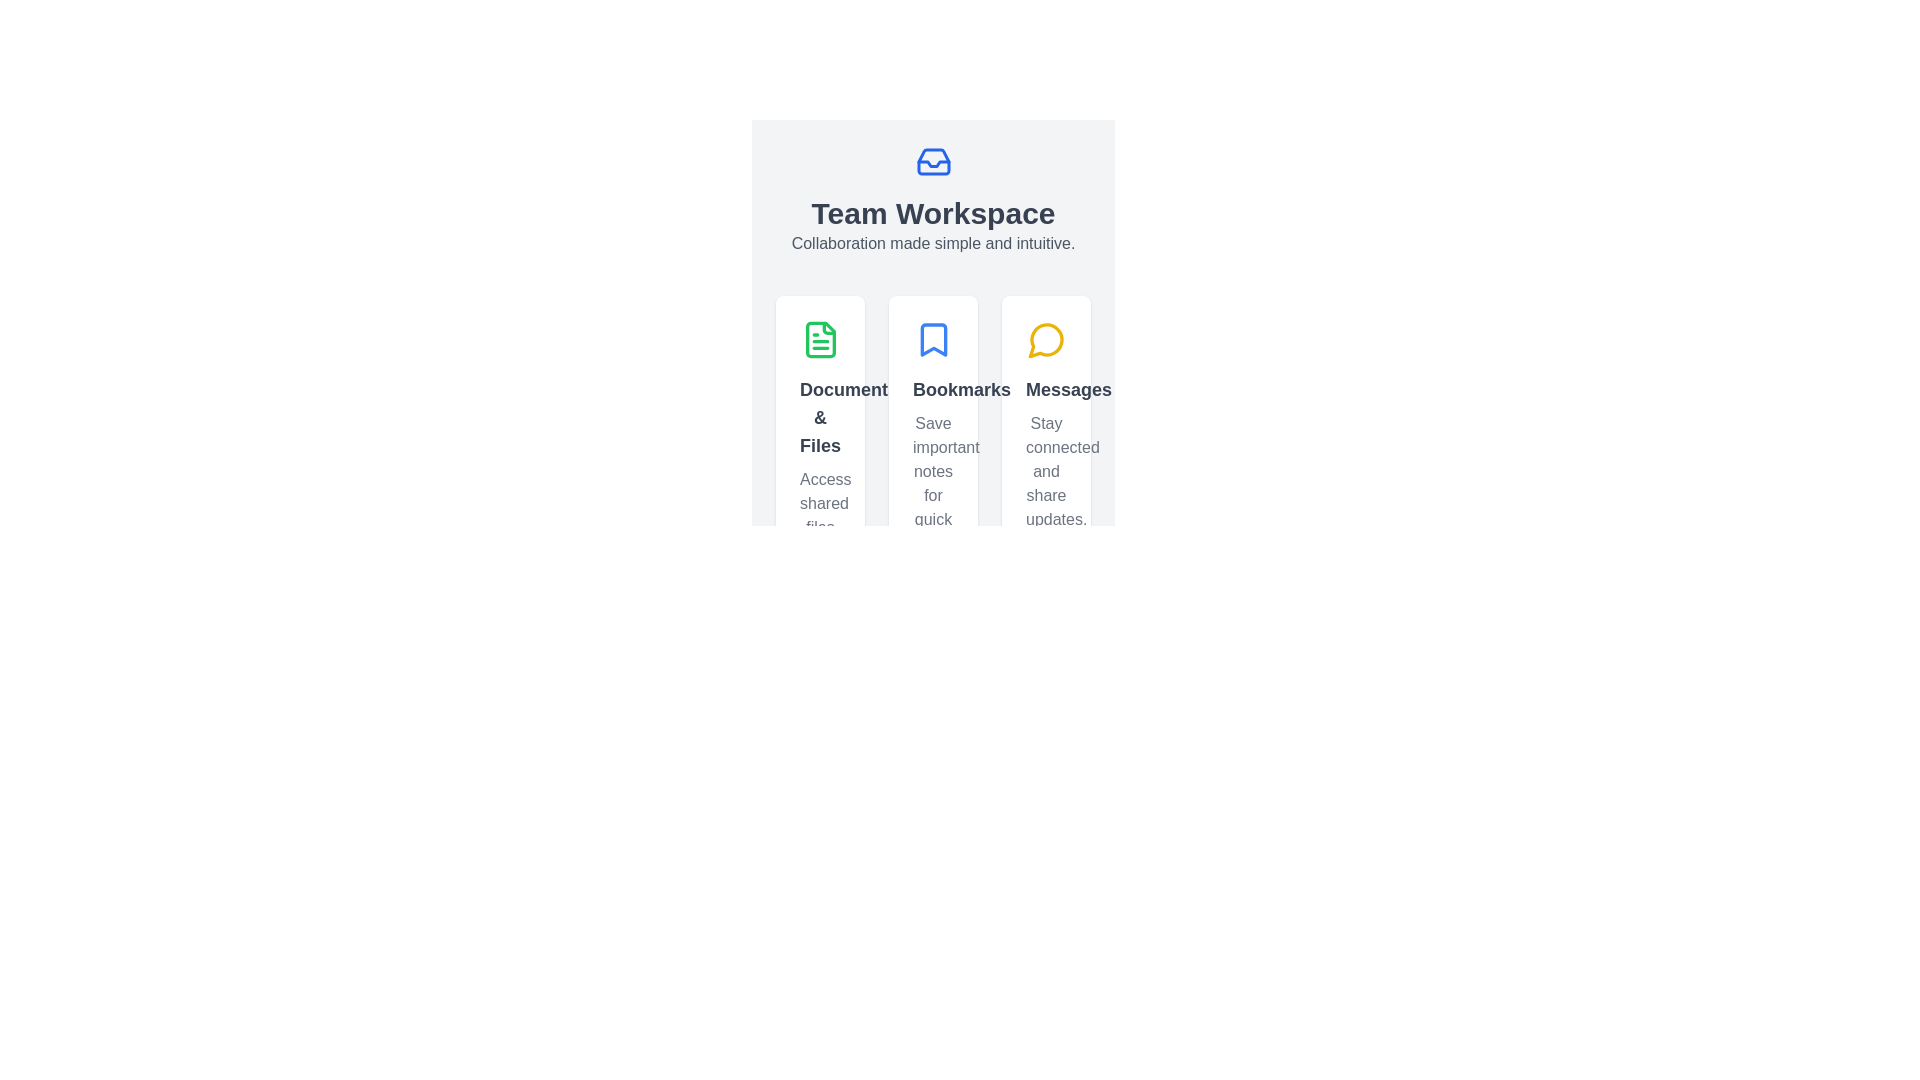  I want to click on the blue stroke inbox-like icon component located near the center-top of the interface, just above the 'Team Workspace' title, so click(932, 161).